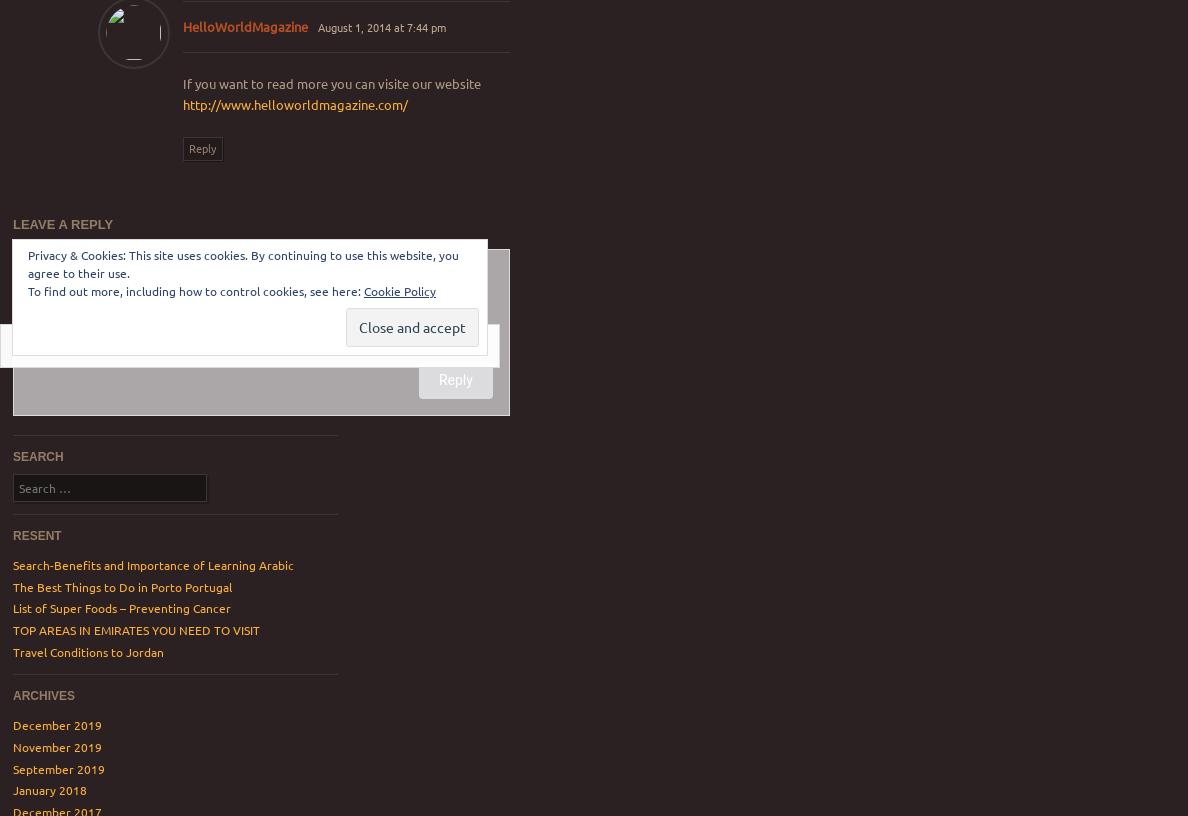 This screenshot has width=1188, height=816. What do you see at coordinates (35, 534) in the screenshot?
I see `'resent'` at bounding box center [35, 534].